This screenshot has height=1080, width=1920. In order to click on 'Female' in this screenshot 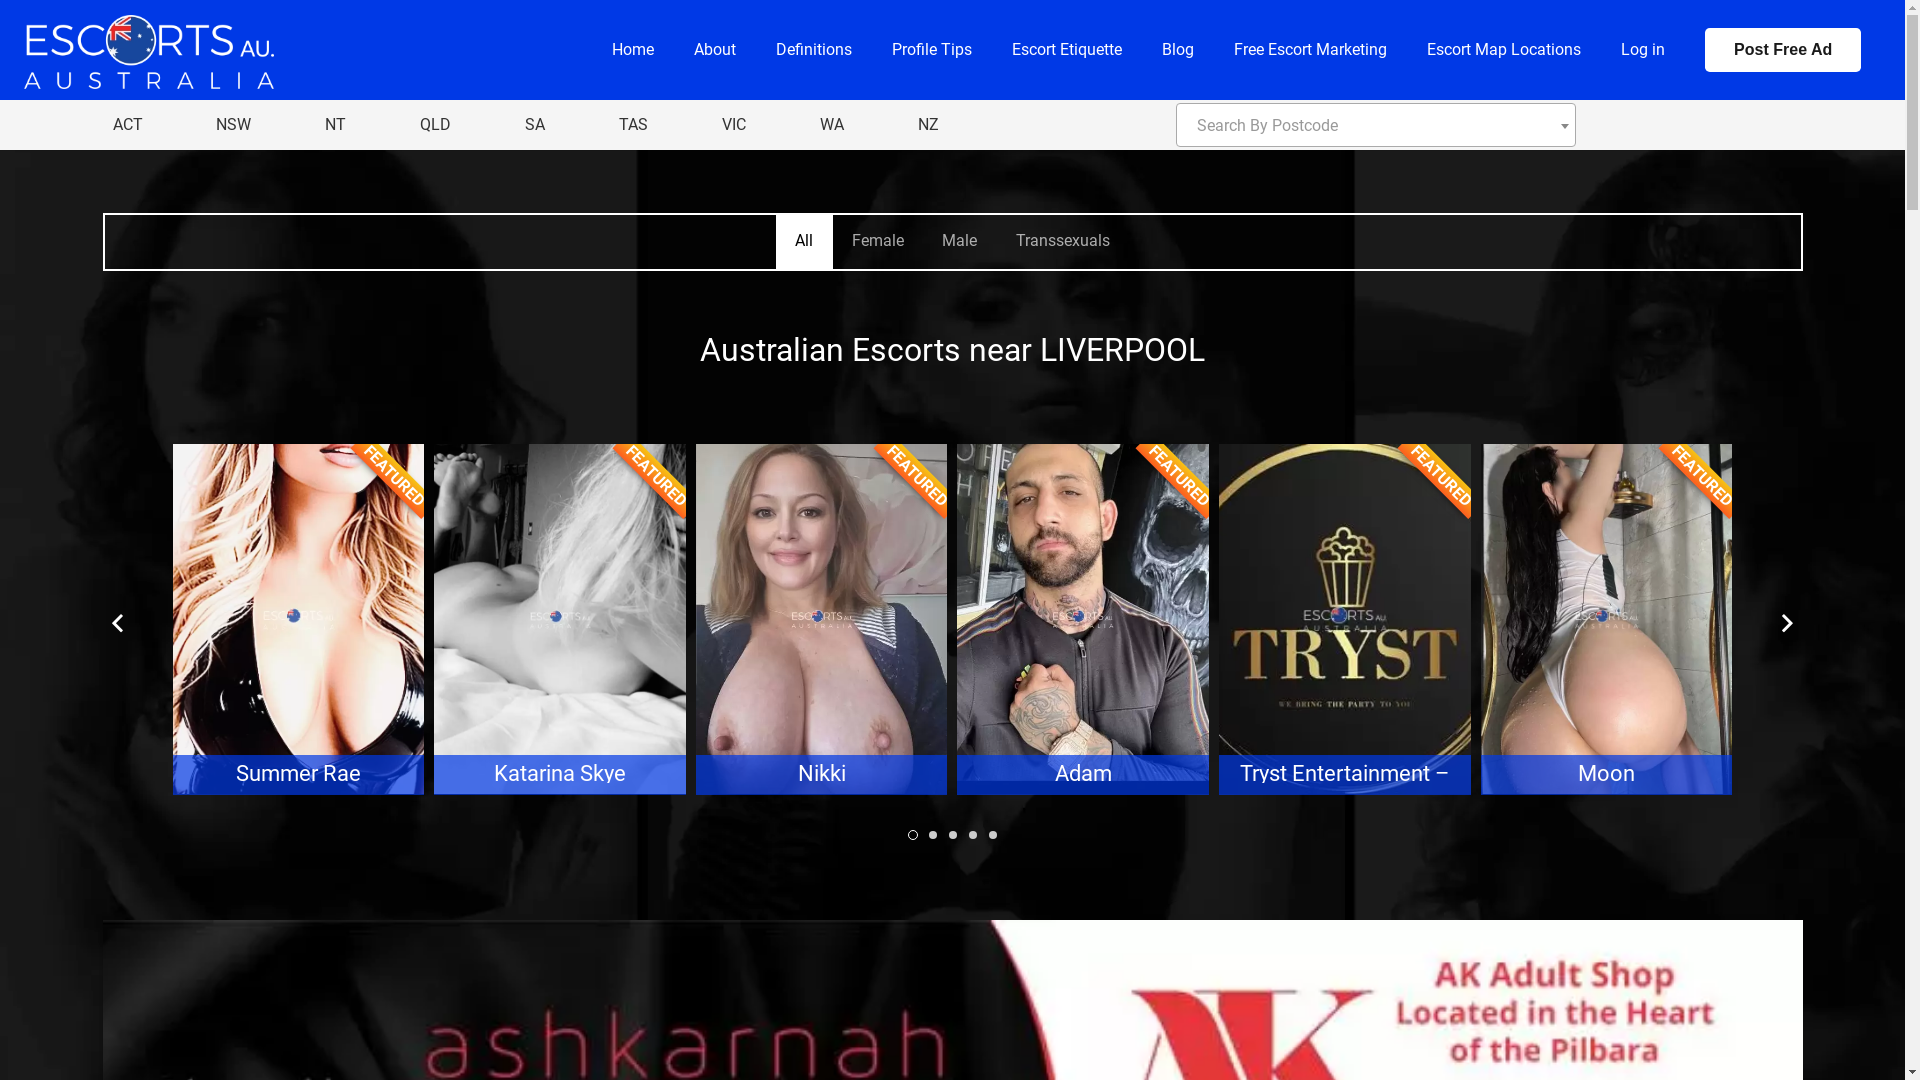, I will do `click(878, 241)`.